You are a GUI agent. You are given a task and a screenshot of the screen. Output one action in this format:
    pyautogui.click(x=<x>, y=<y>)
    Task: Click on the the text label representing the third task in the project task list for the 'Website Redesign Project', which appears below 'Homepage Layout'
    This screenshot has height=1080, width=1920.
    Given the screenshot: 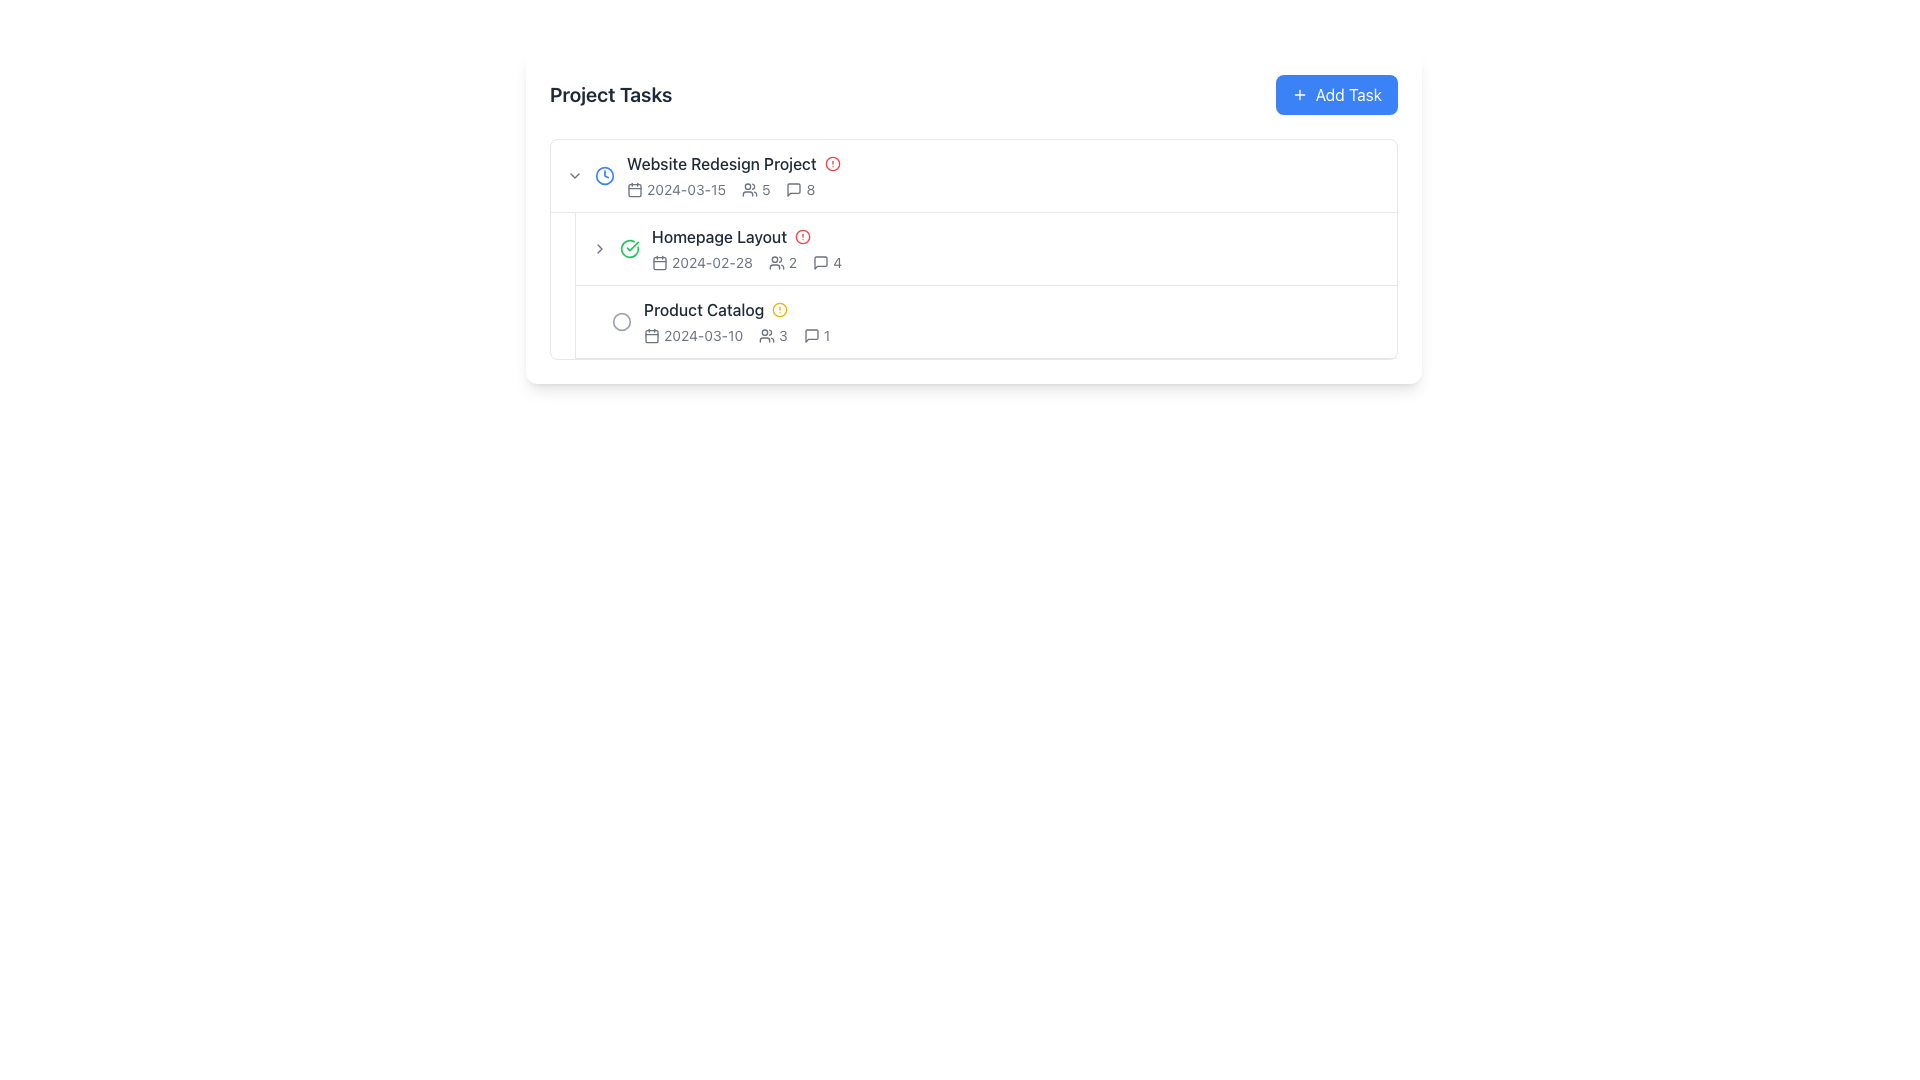 What is the action you would take?
    pyautogui.click(x=704, y=309)
    